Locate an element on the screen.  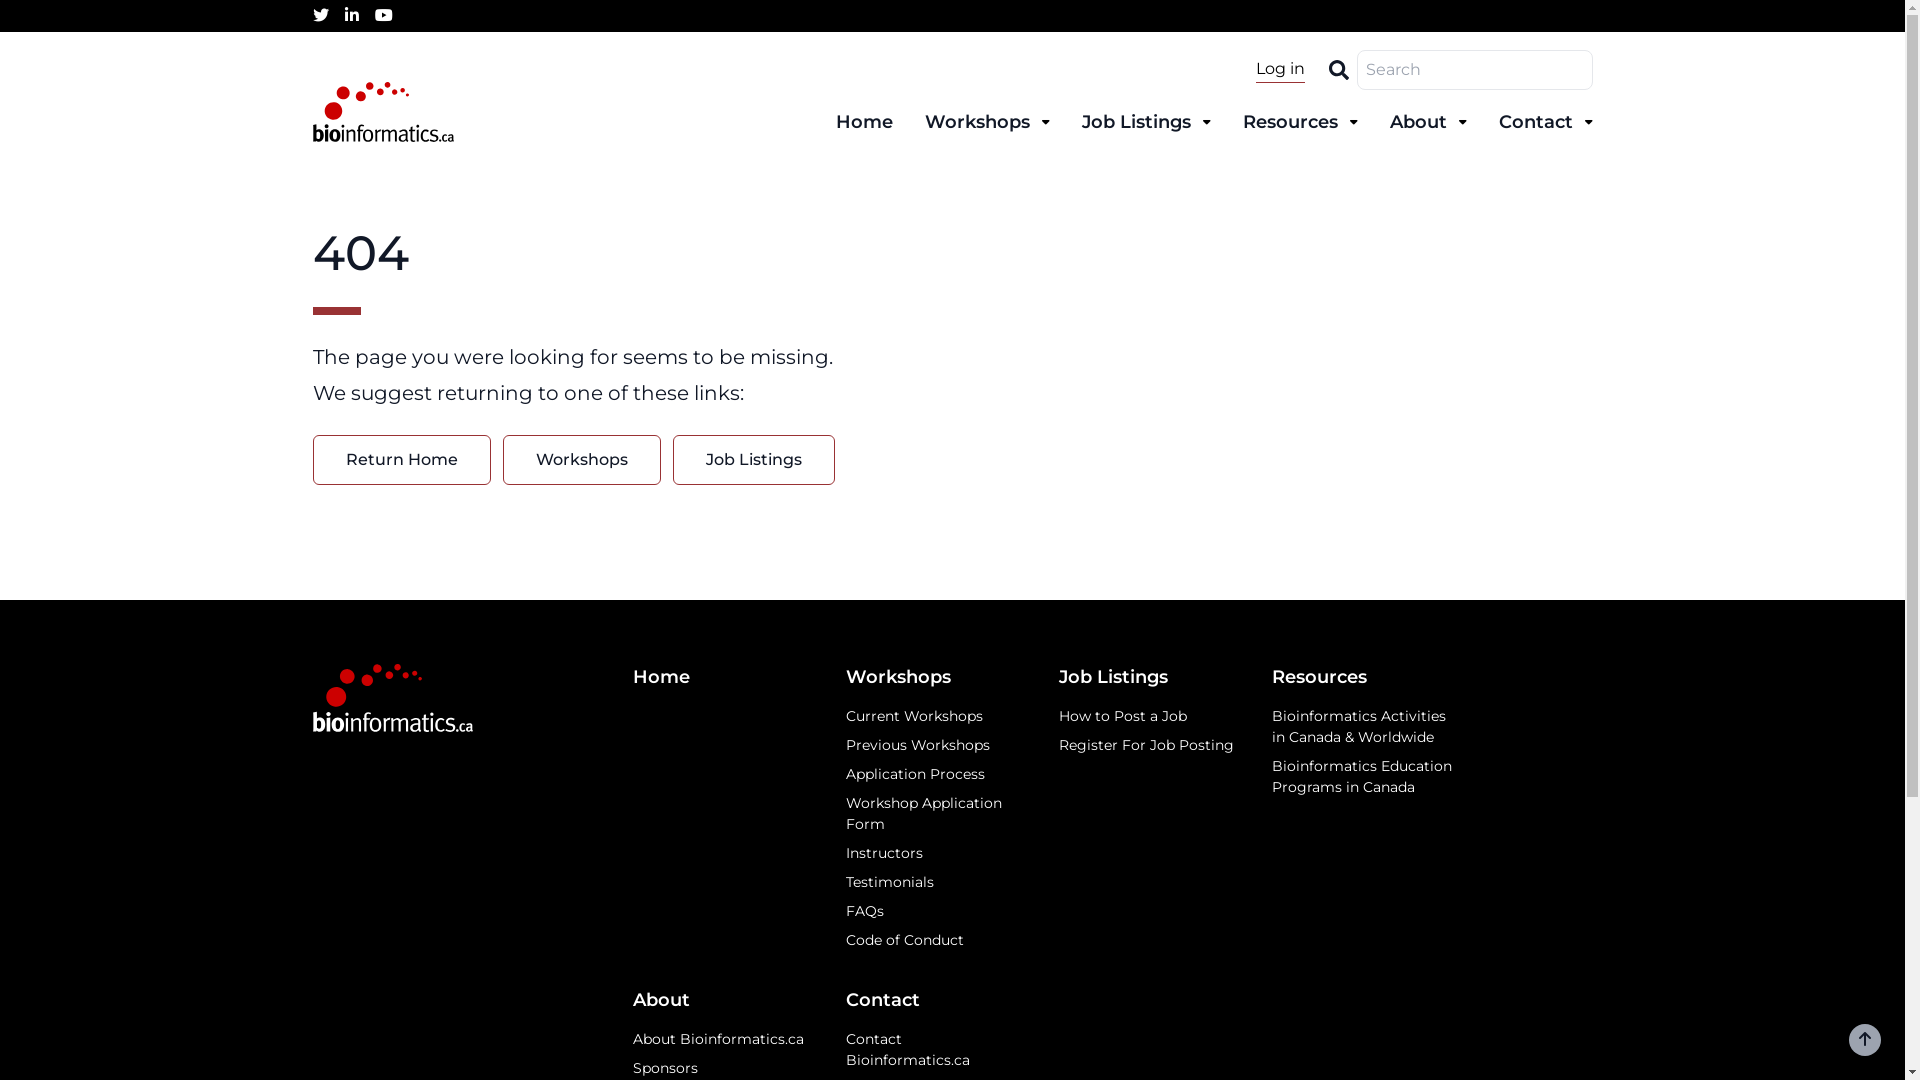
'Home' is located at coordinates (722, 676).